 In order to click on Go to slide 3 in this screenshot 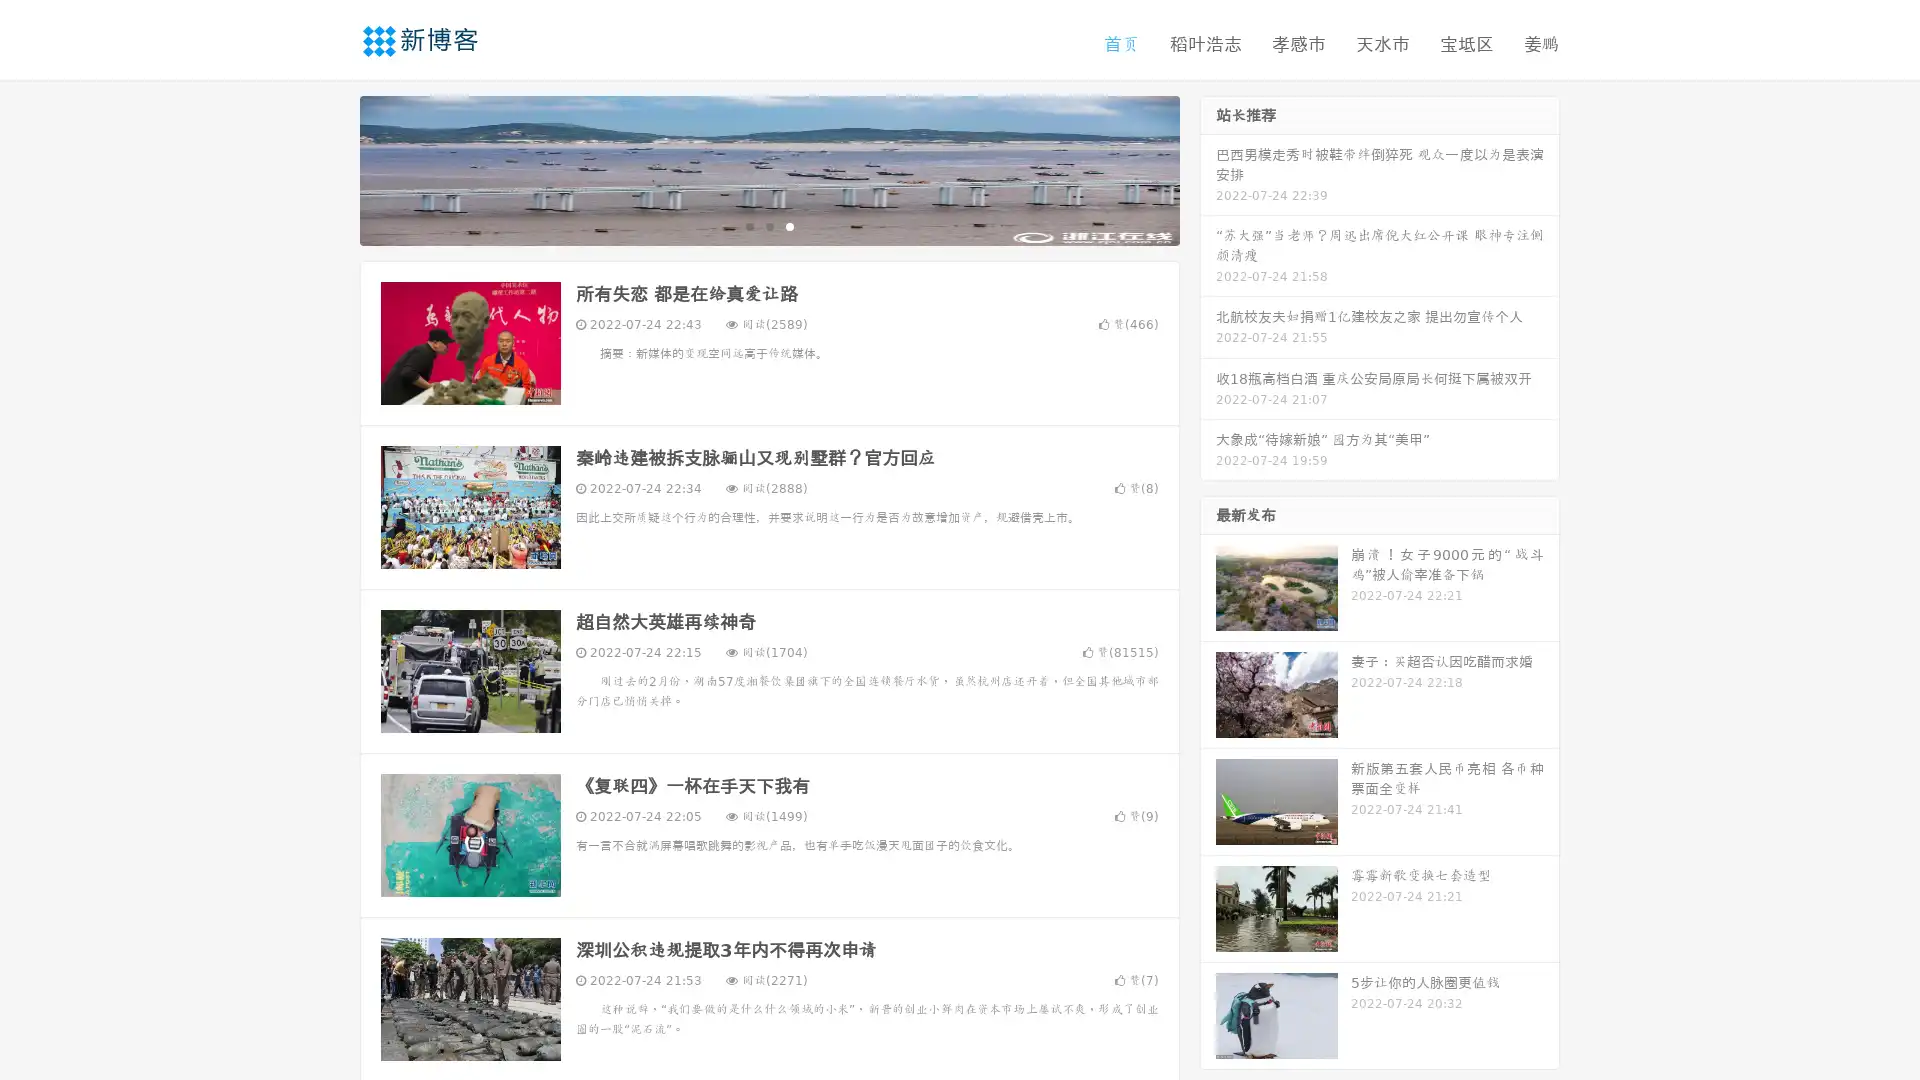, I will do `click(789, 225)`.